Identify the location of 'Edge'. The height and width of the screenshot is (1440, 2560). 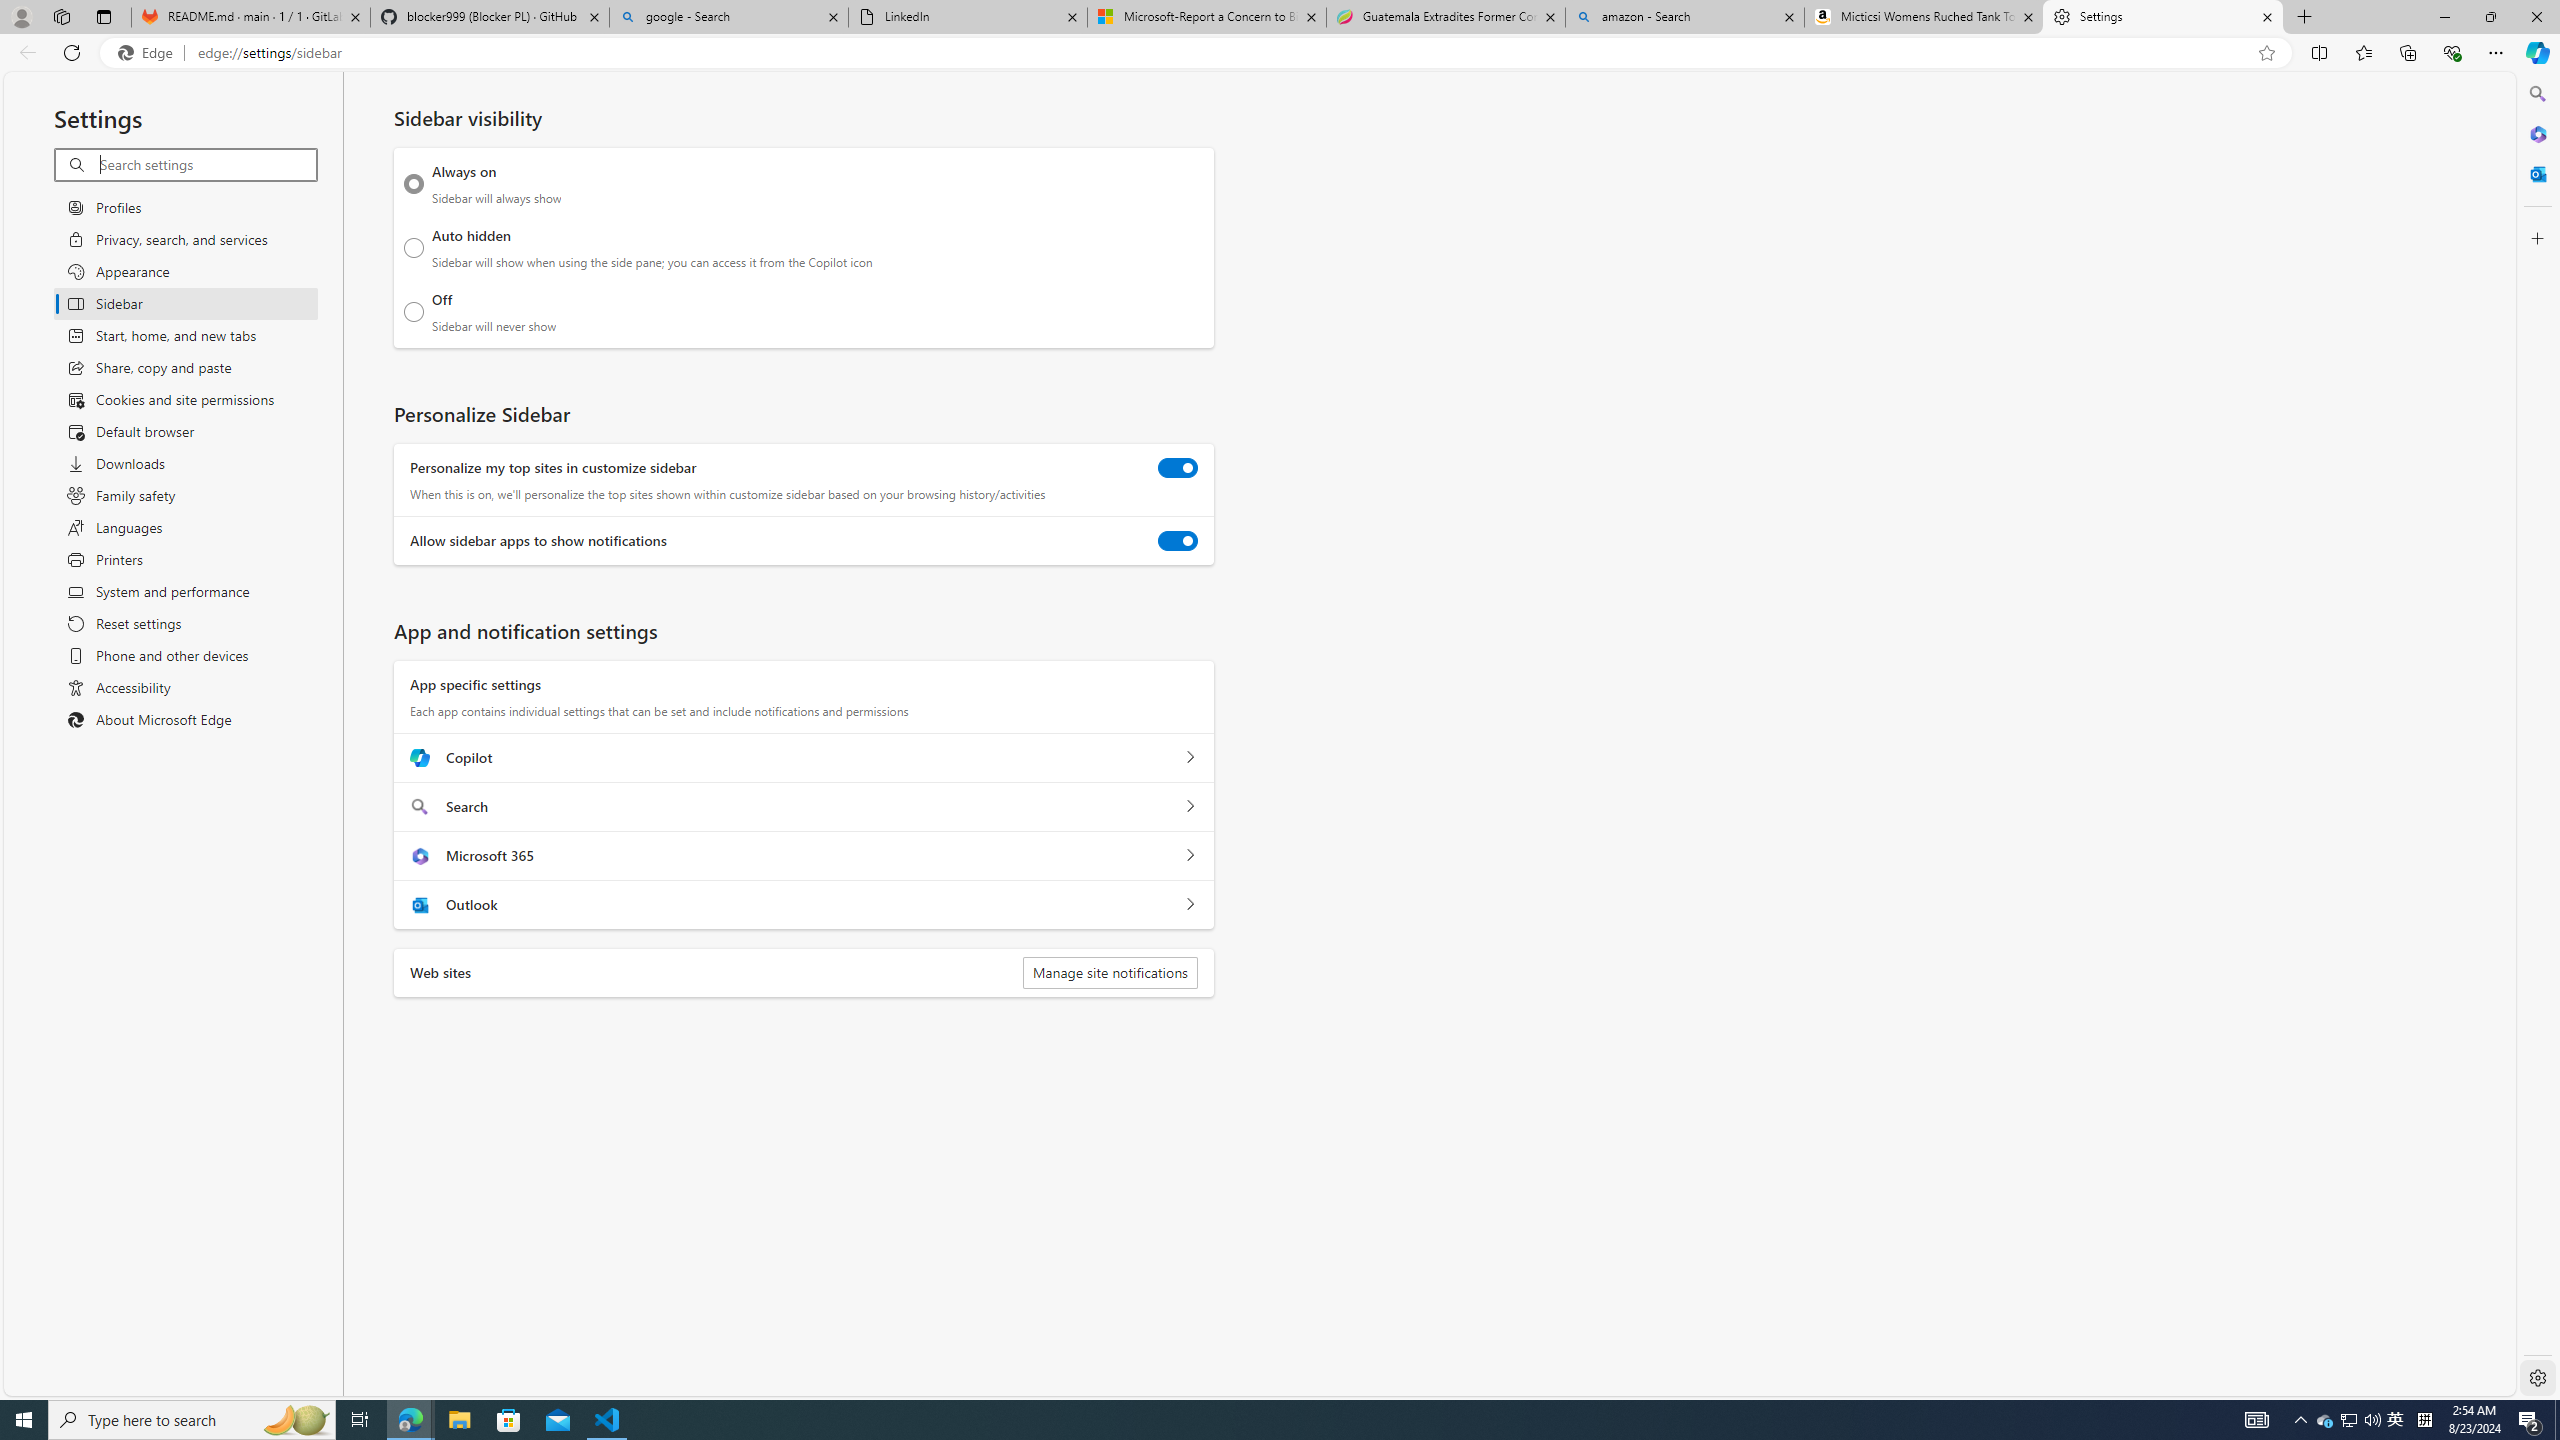
(148, 53).